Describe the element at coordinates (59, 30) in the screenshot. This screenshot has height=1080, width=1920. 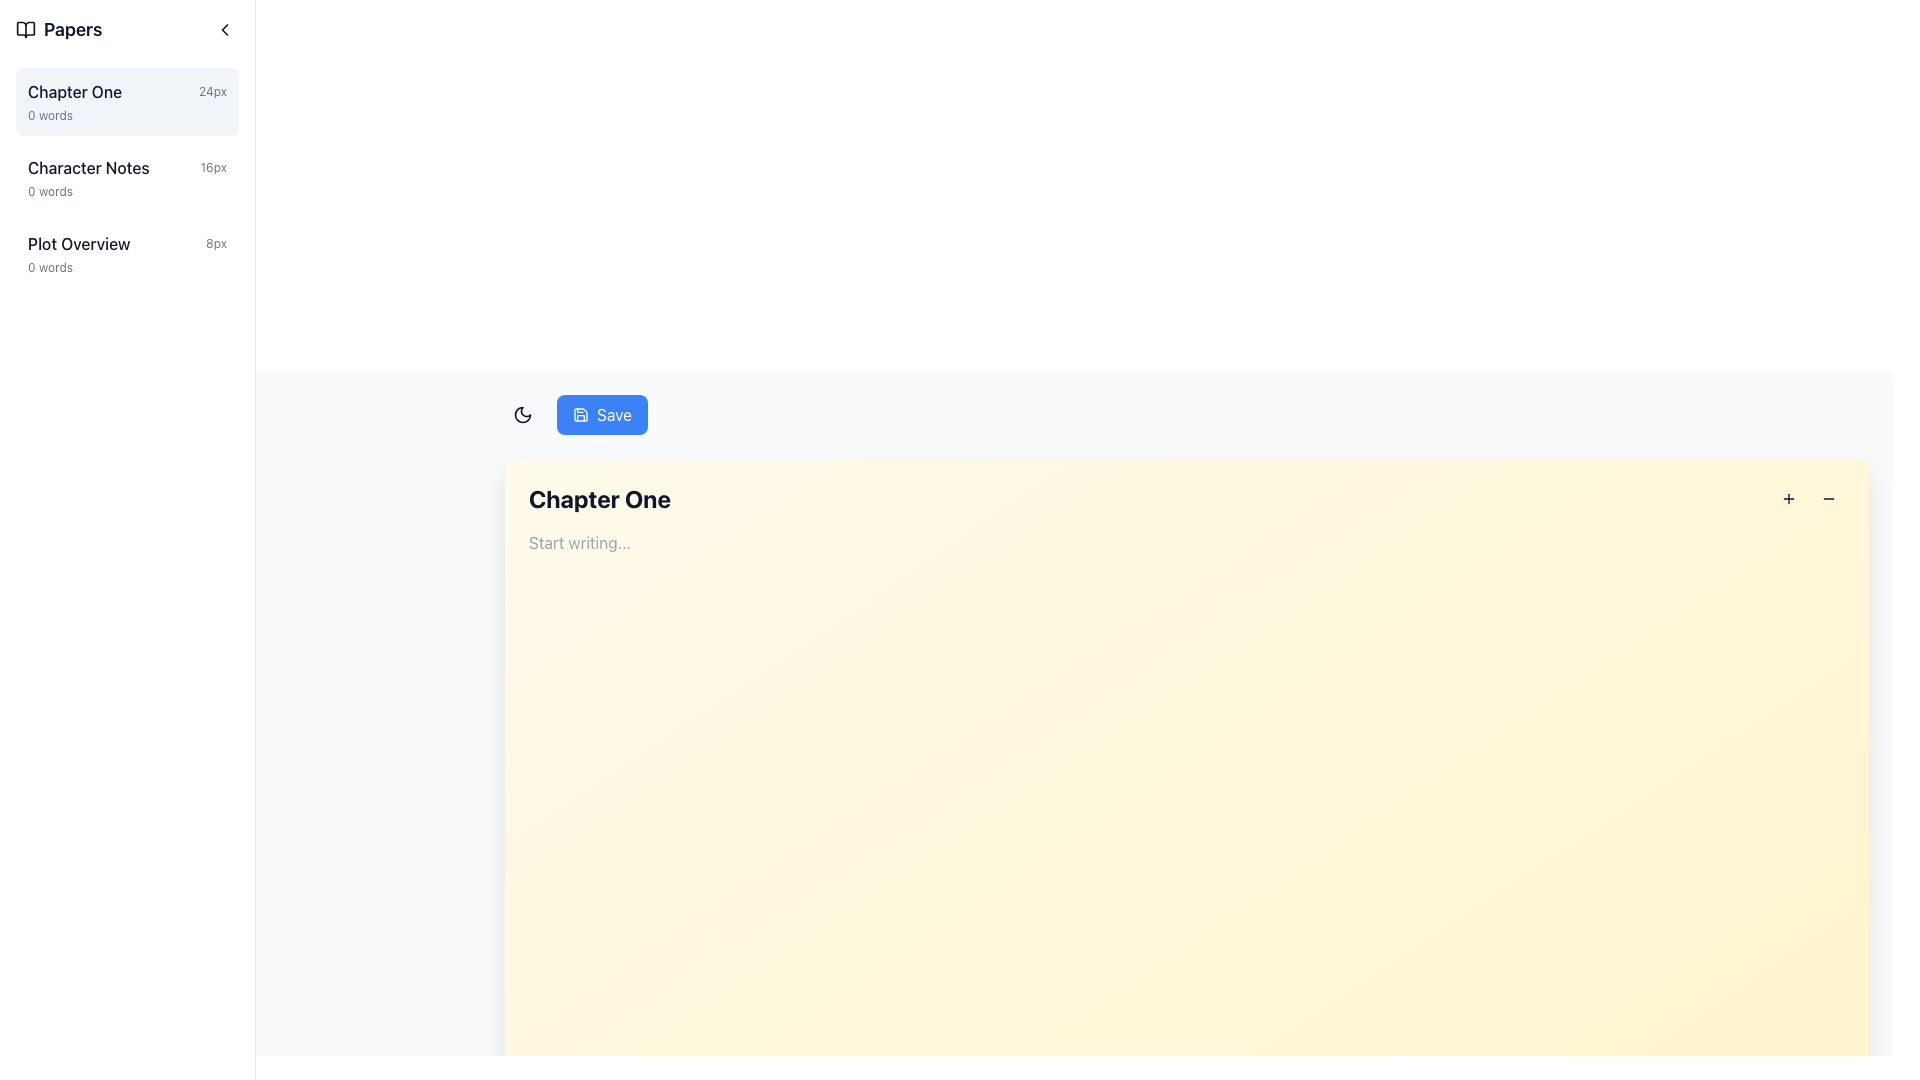
I see `text label 'Papers' located in the top-left section of the sidebar, prominently styled and accompanied by an open book icon` at that location.